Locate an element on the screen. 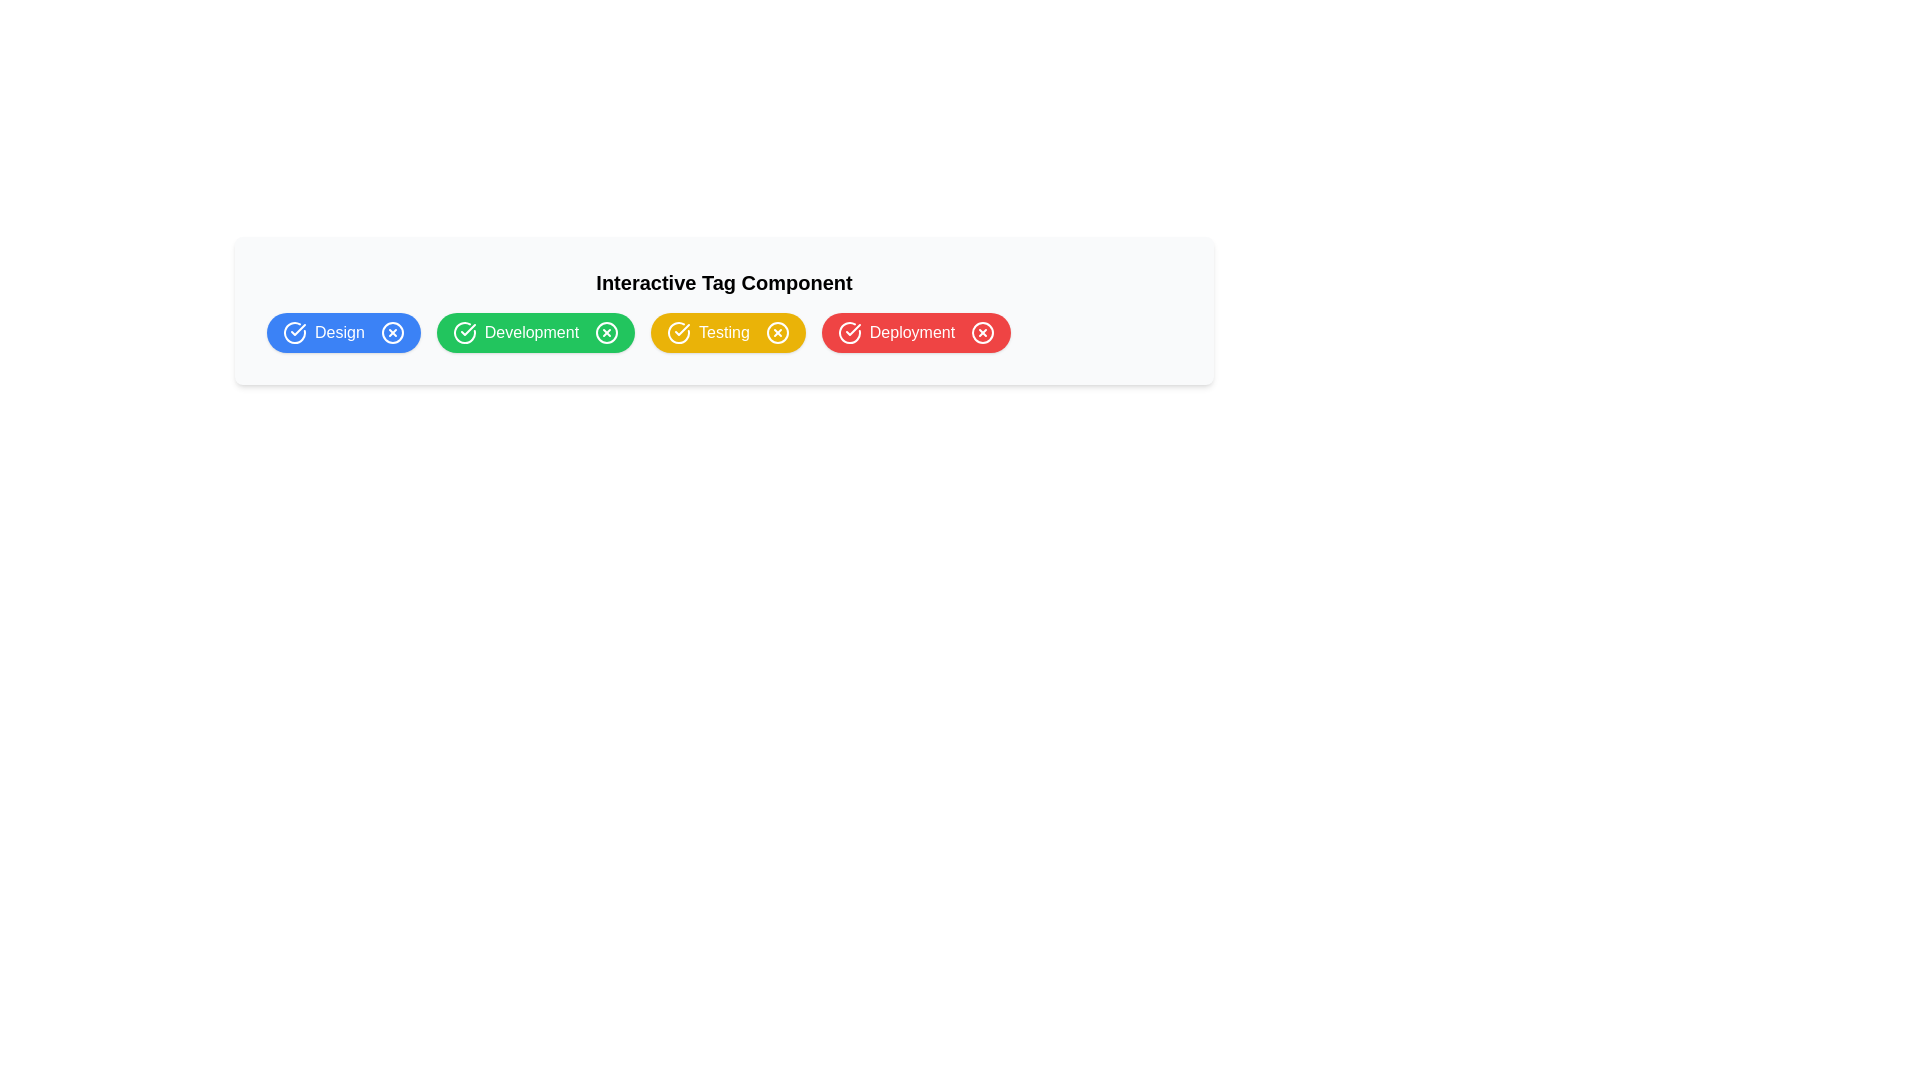  the yellow rounded rectangular button labeled 'Testing', which features a checkmark icon on the left and a close icon on the right, positioned between the 'Development' and 'Deployment' buttons is located at coordinates (727, 331).